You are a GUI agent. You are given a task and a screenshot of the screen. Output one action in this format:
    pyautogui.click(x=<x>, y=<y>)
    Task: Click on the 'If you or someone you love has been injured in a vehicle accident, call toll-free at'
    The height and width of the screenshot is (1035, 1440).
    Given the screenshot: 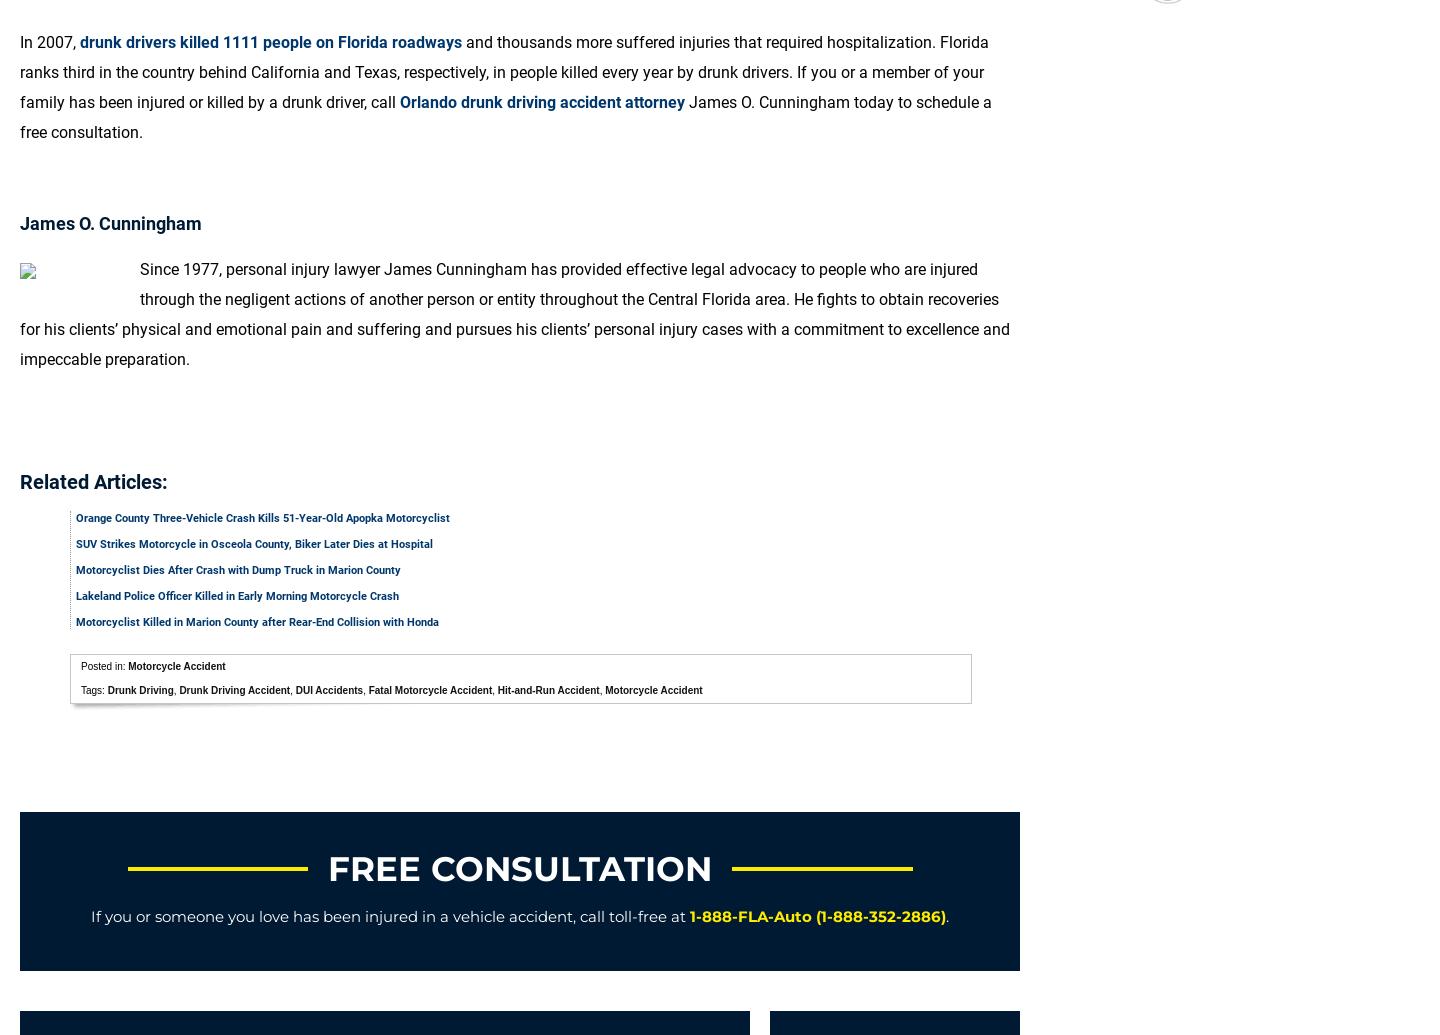 What is the action you would take?
    pyautogui.click(x=91, y=915)
    